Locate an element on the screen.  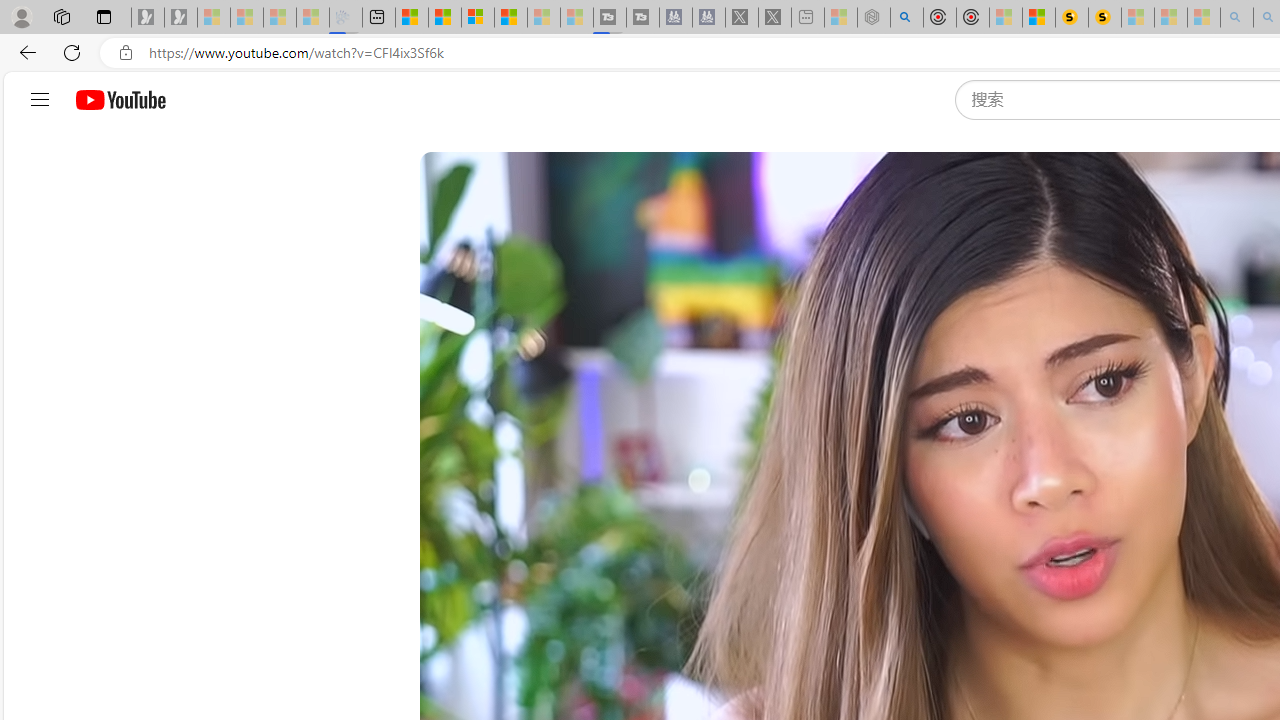
'Newsletter Sign Up - Sleeping' is located at coordinates (181, 17).